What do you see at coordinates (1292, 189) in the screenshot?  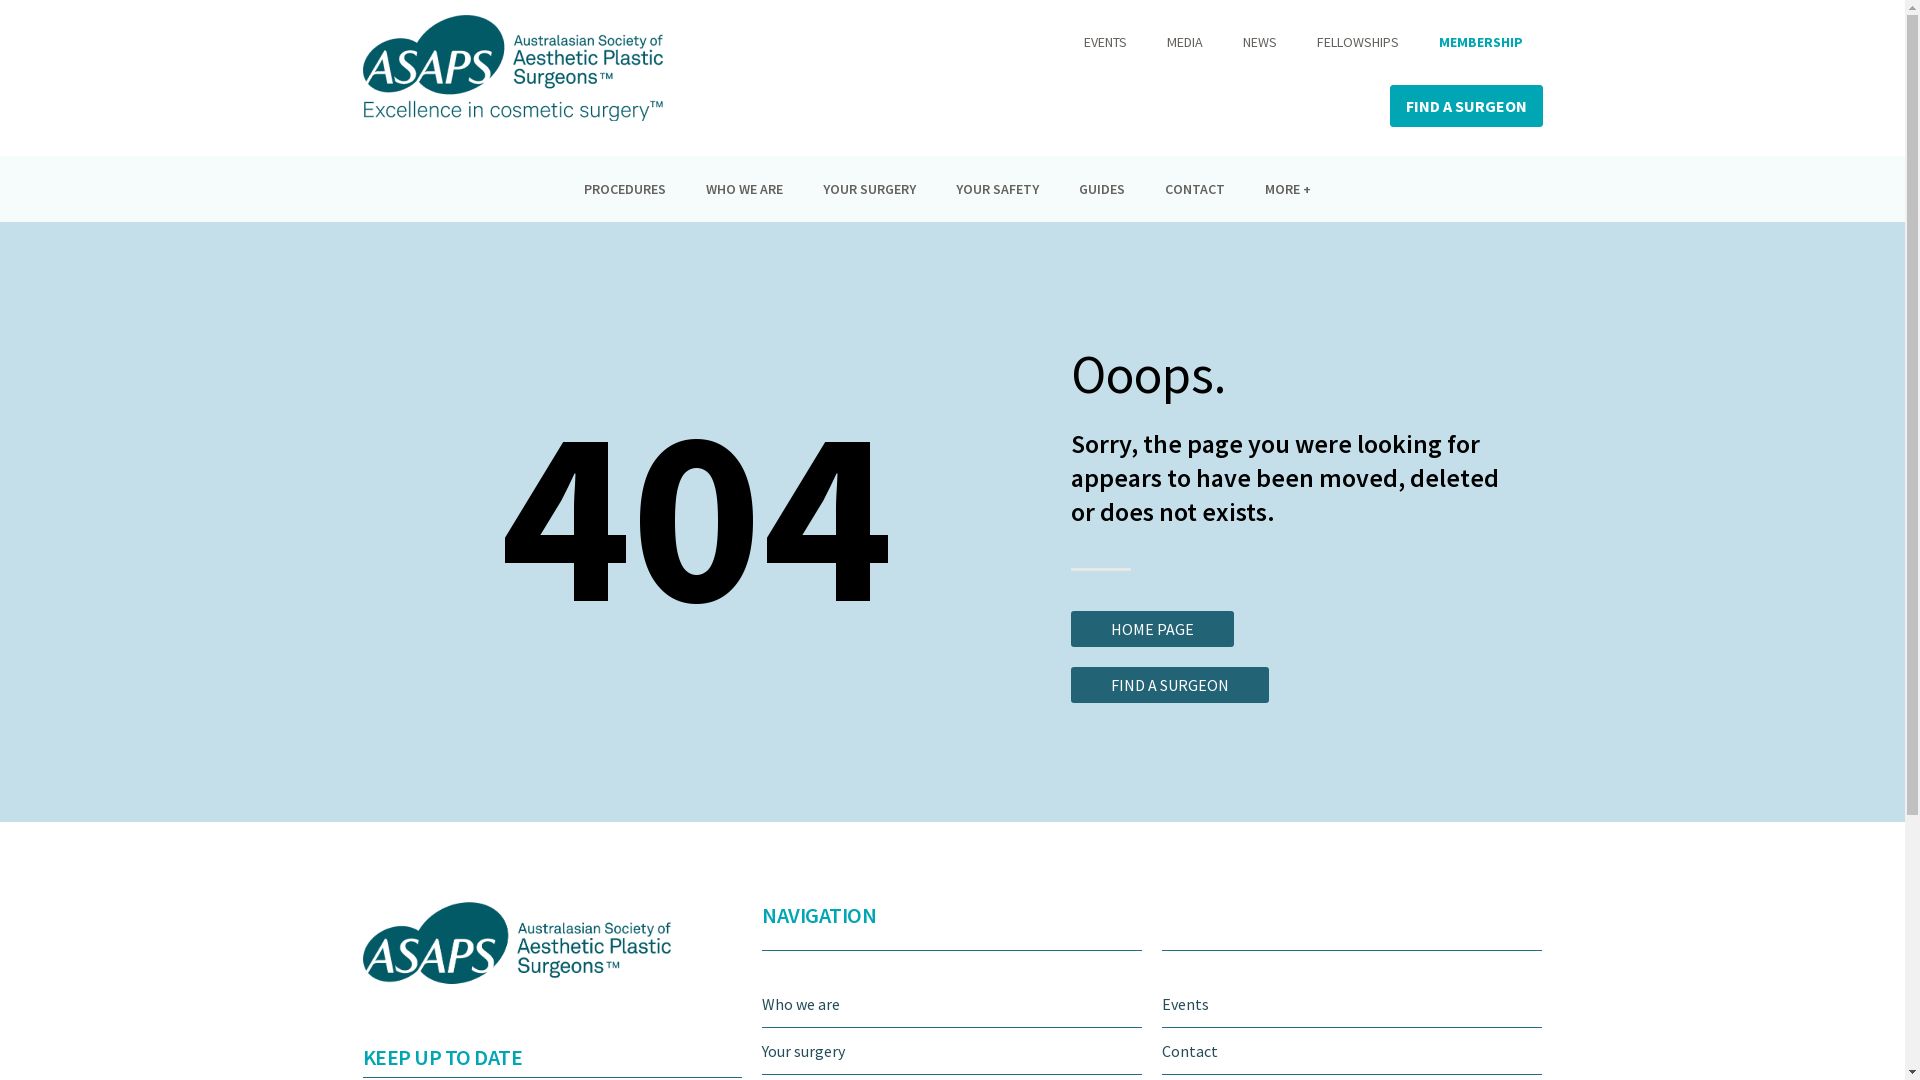 I see `'MORE +'` at bounding box center [1292, 189].